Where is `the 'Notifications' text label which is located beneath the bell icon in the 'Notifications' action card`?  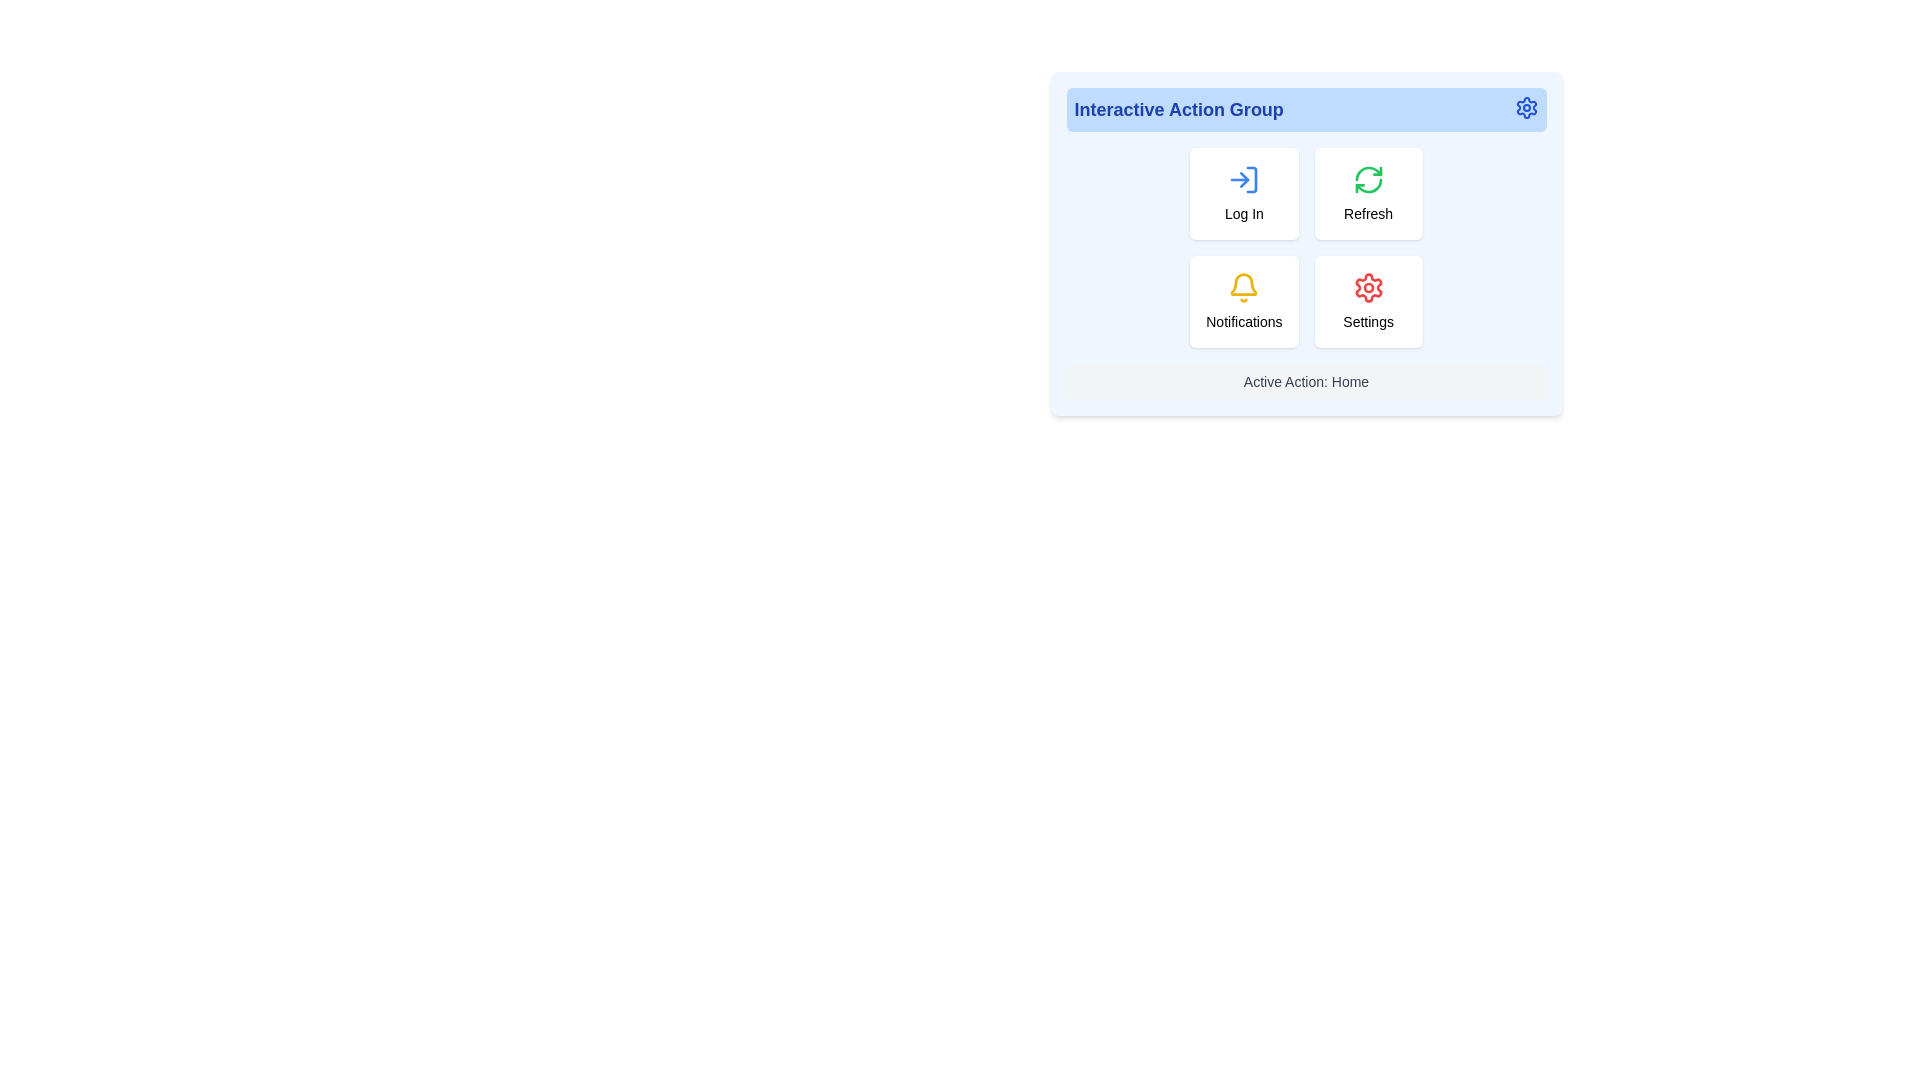 the 'Notifications' text label which is located beneath the bell icon in the 'Notifications' action card is located at coordinates (1243, 320).